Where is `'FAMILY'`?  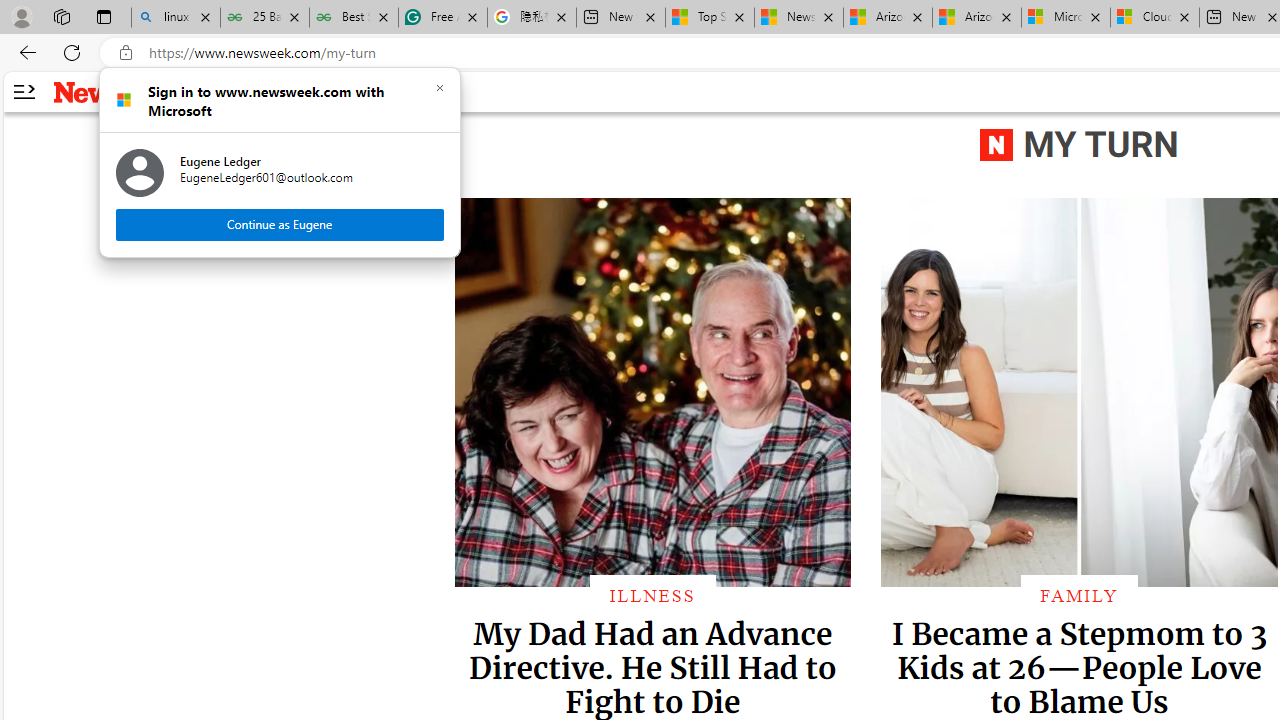 'FAMILY' is located at coordinates (1078, 594).